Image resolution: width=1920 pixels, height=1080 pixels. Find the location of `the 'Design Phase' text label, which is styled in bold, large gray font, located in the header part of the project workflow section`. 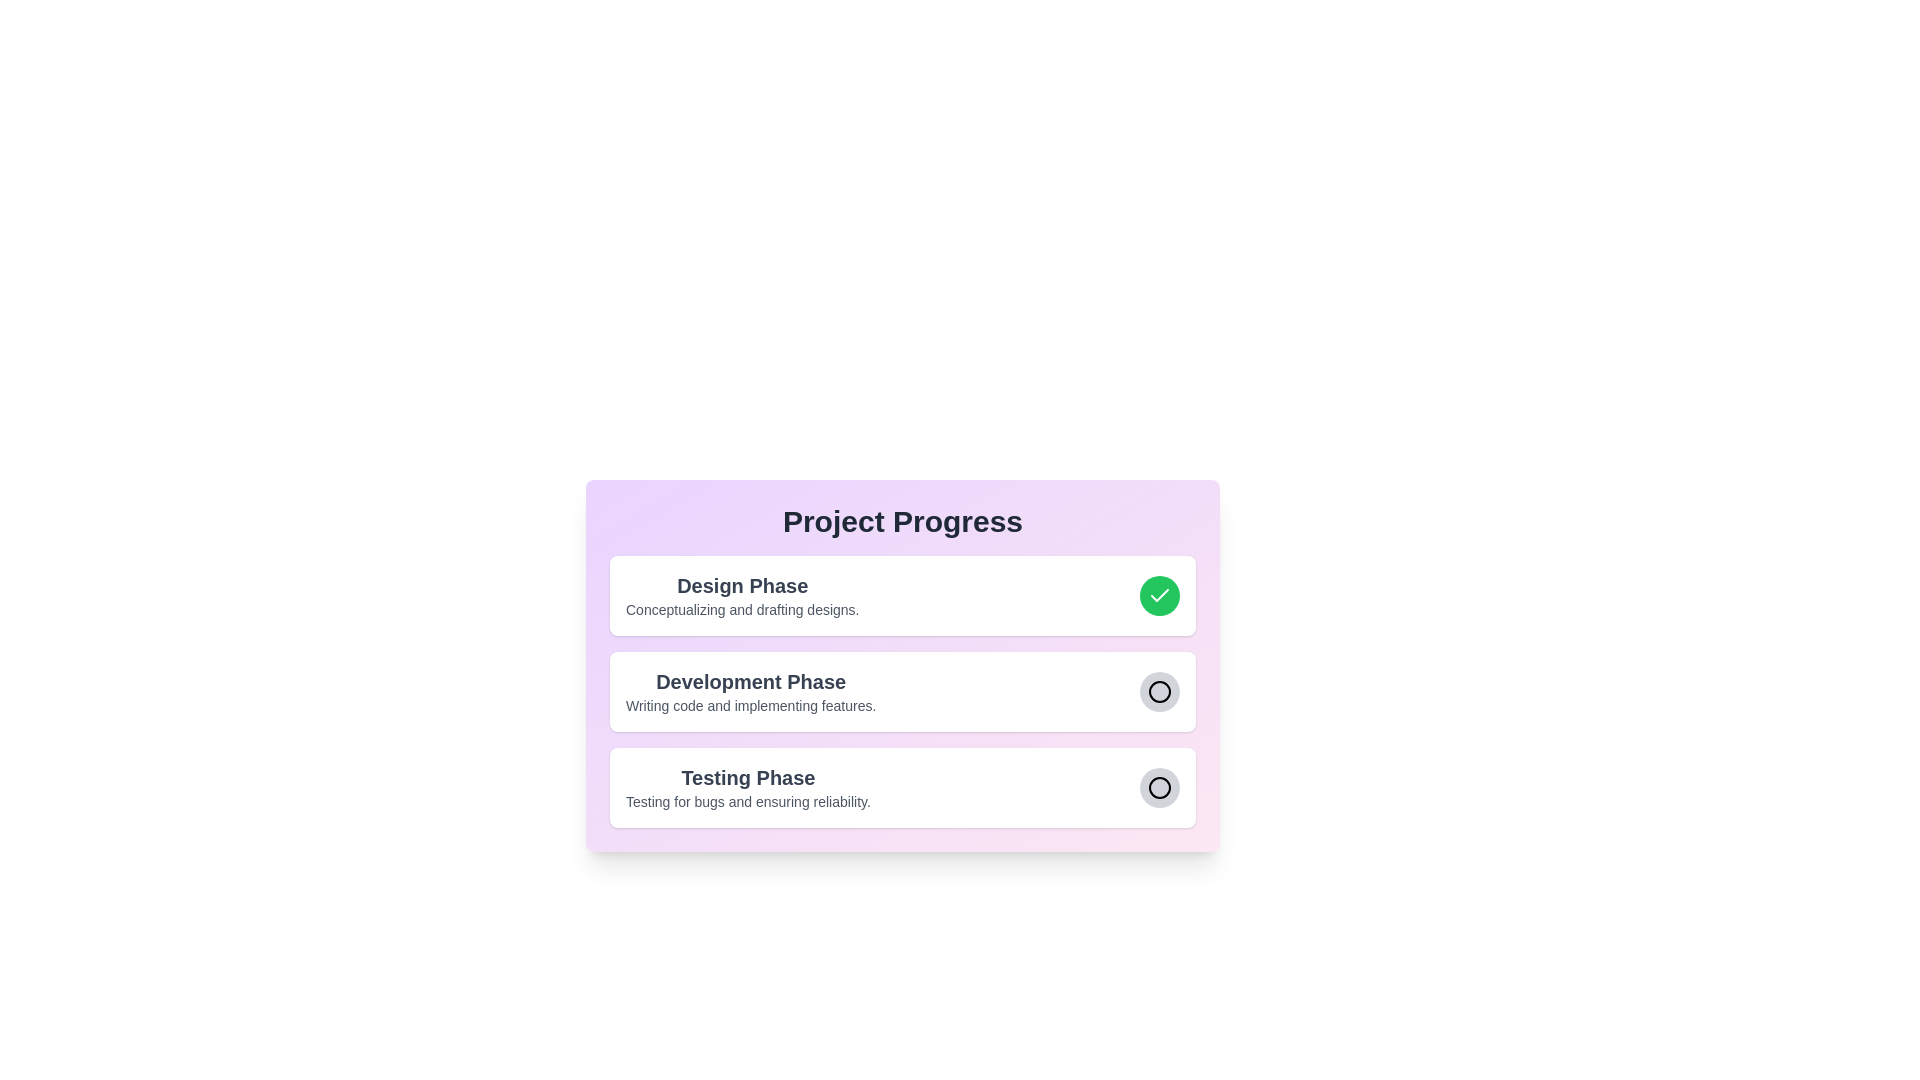

the 'Design Phase' text label, which is styled in bold, large gray font, located in the header part of the project workflow section is located at coordinates (741, 585).